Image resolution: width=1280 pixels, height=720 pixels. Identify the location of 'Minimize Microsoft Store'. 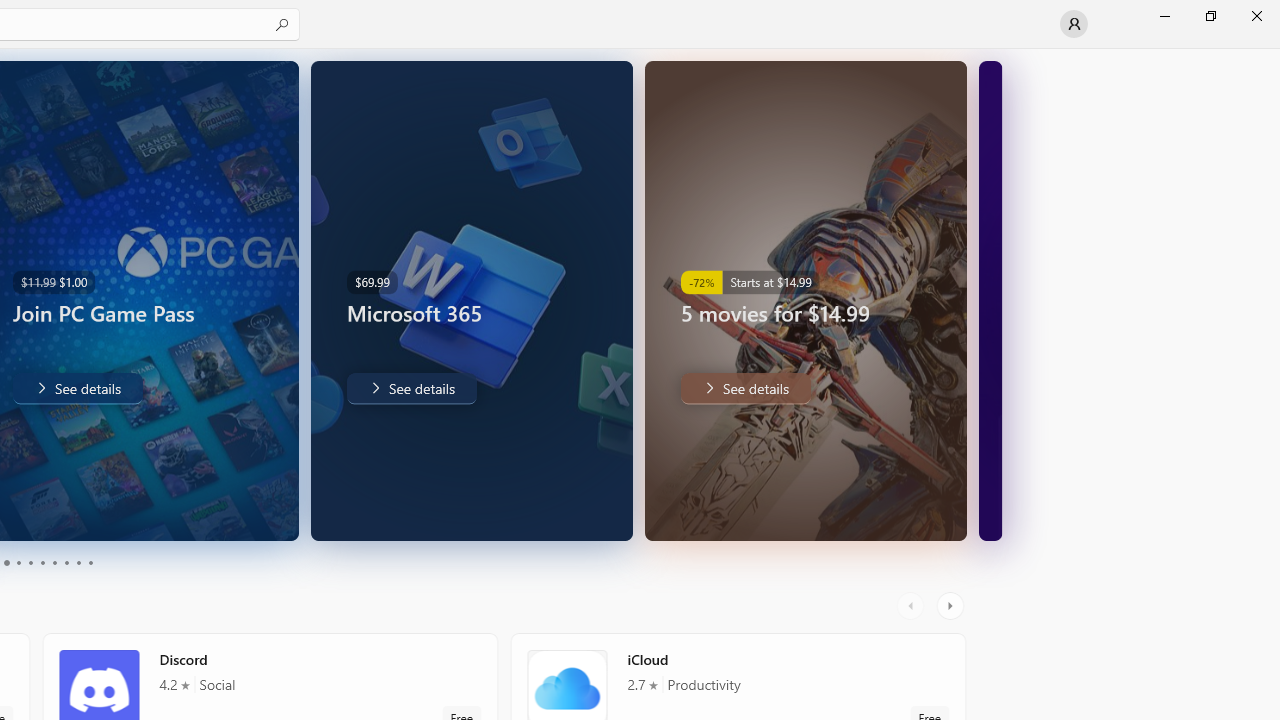
(1164, 15).